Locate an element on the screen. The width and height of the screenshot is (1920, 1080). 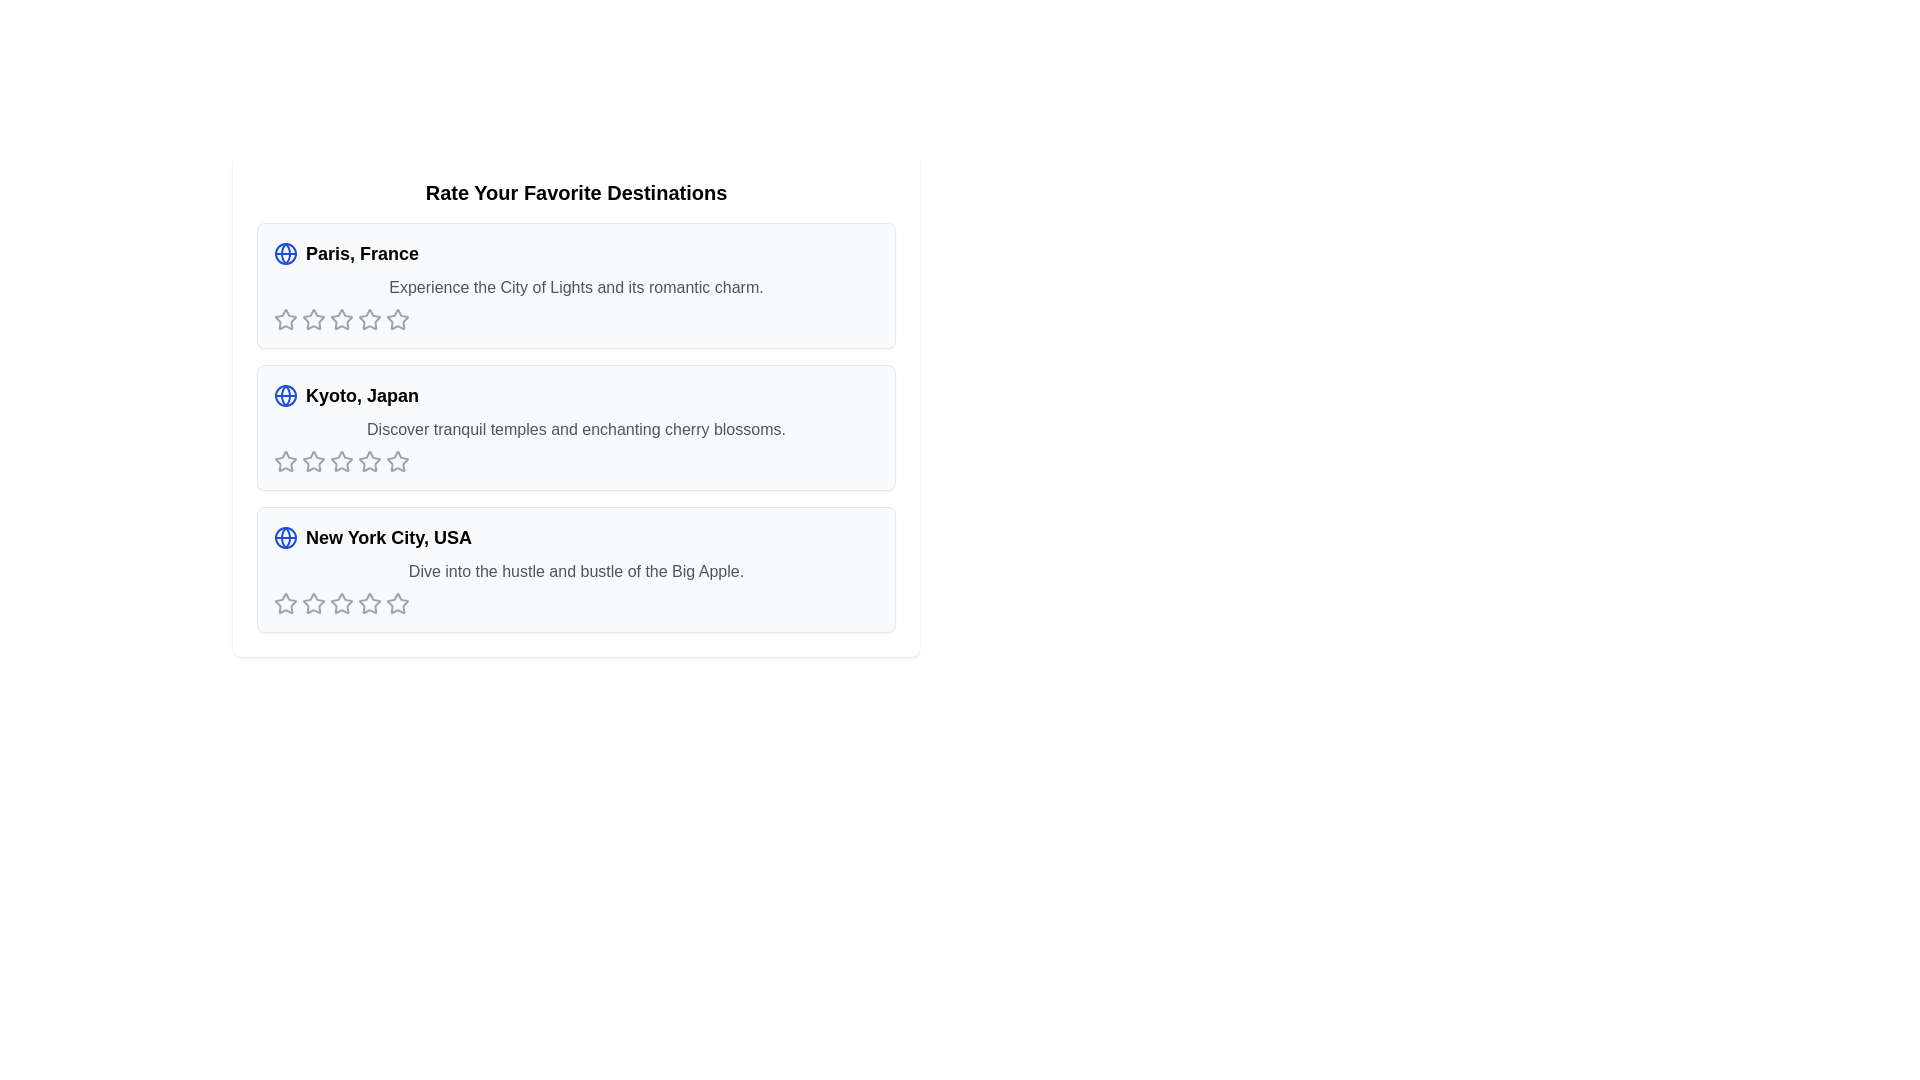
the first star icon used for rating, located under the 'Kyoto, Japan' subtitle is located at coordinates (312, 461).